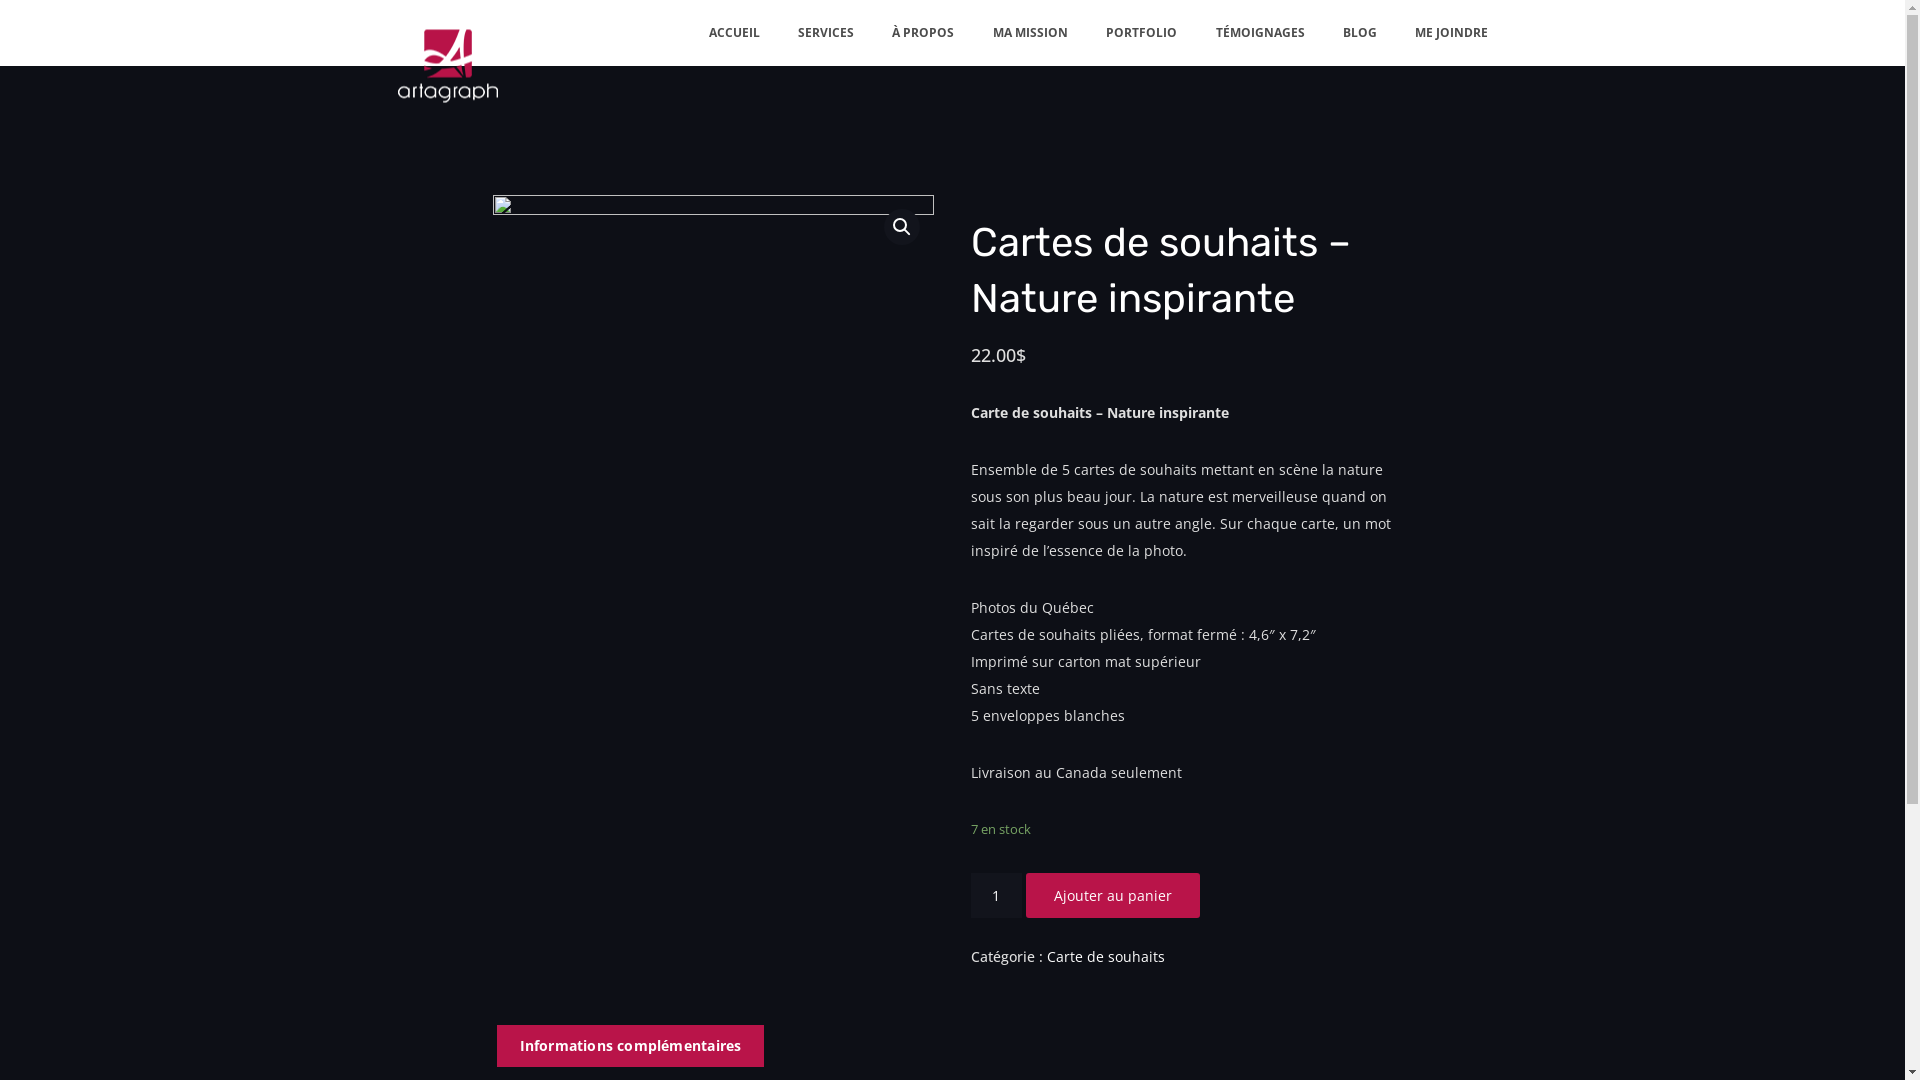 This screenshot has height=1080, width=1920. Describe the element at coordinates (1112, 894) in the screenshot. I see `'Ajouter au panier'` at that location.